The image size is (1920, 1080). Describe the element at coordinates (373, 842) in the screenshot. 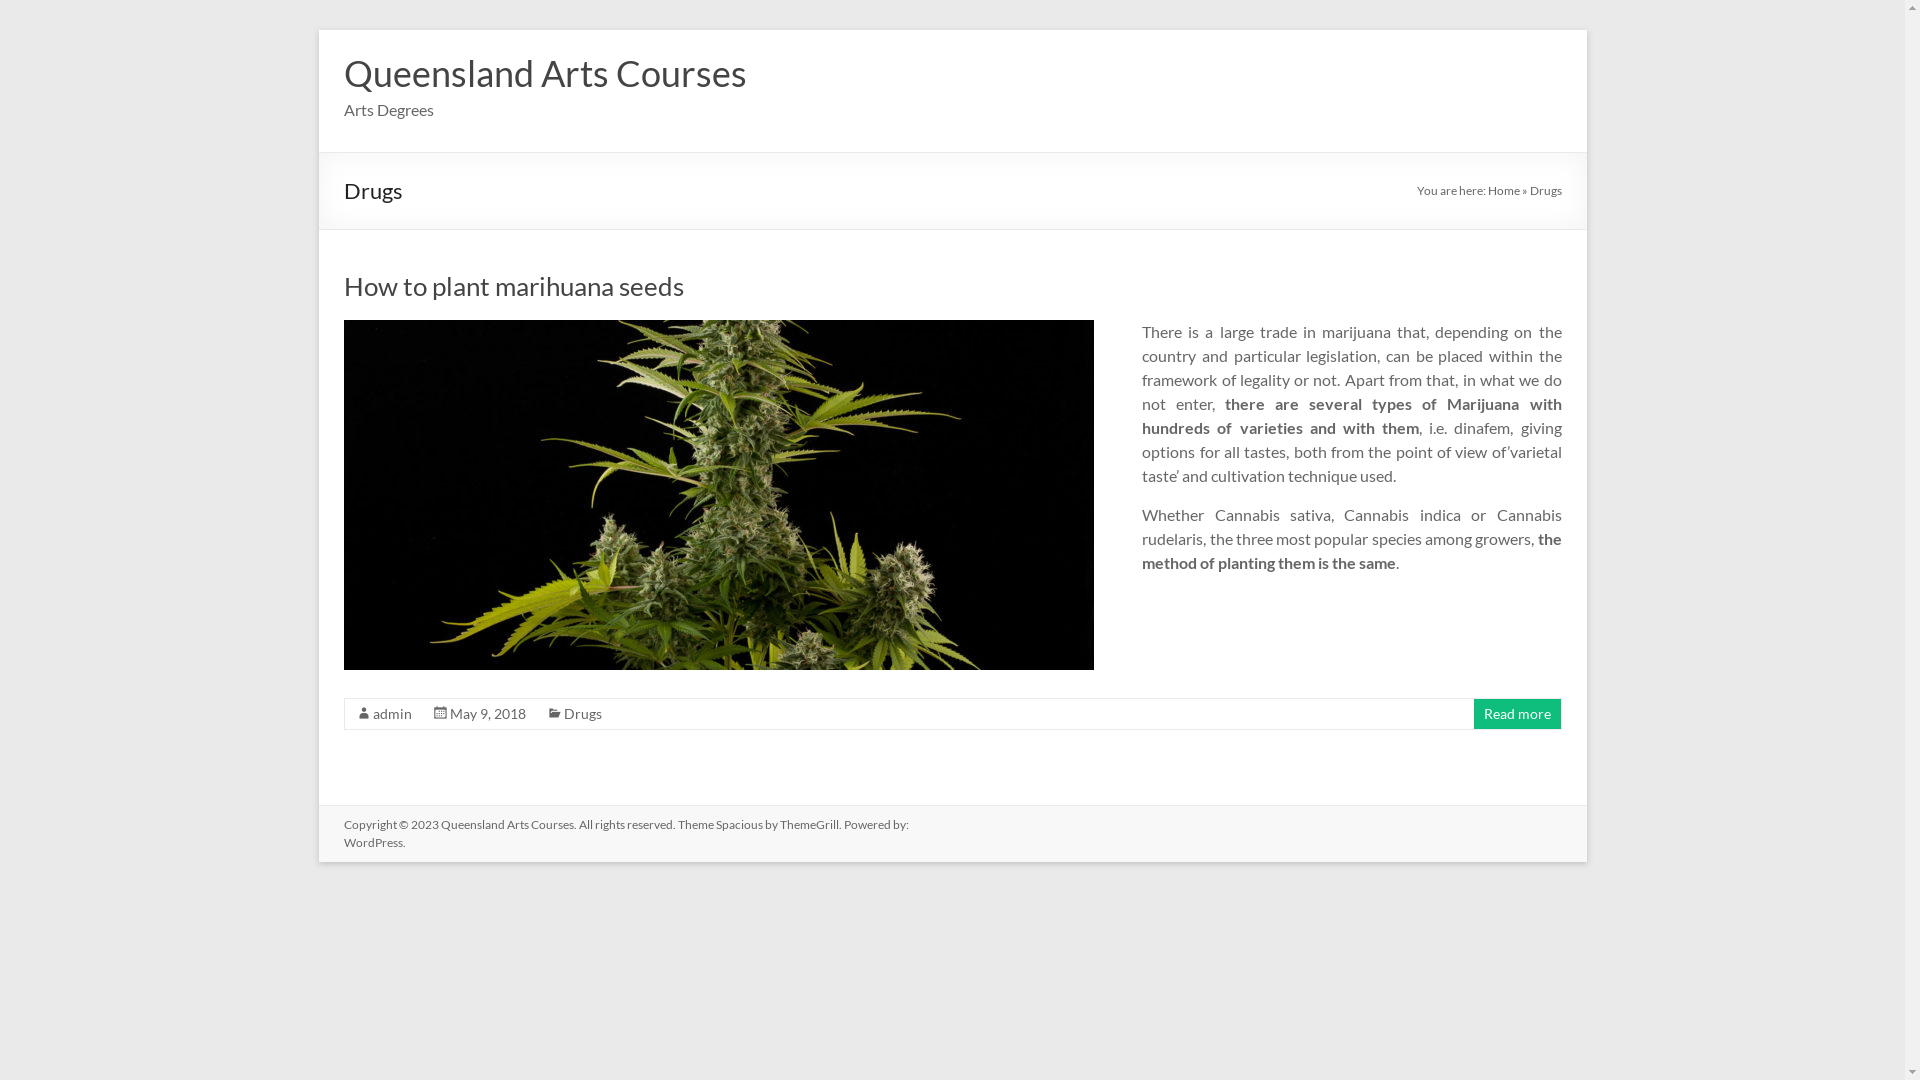

I see `'WordPress'` at that location.